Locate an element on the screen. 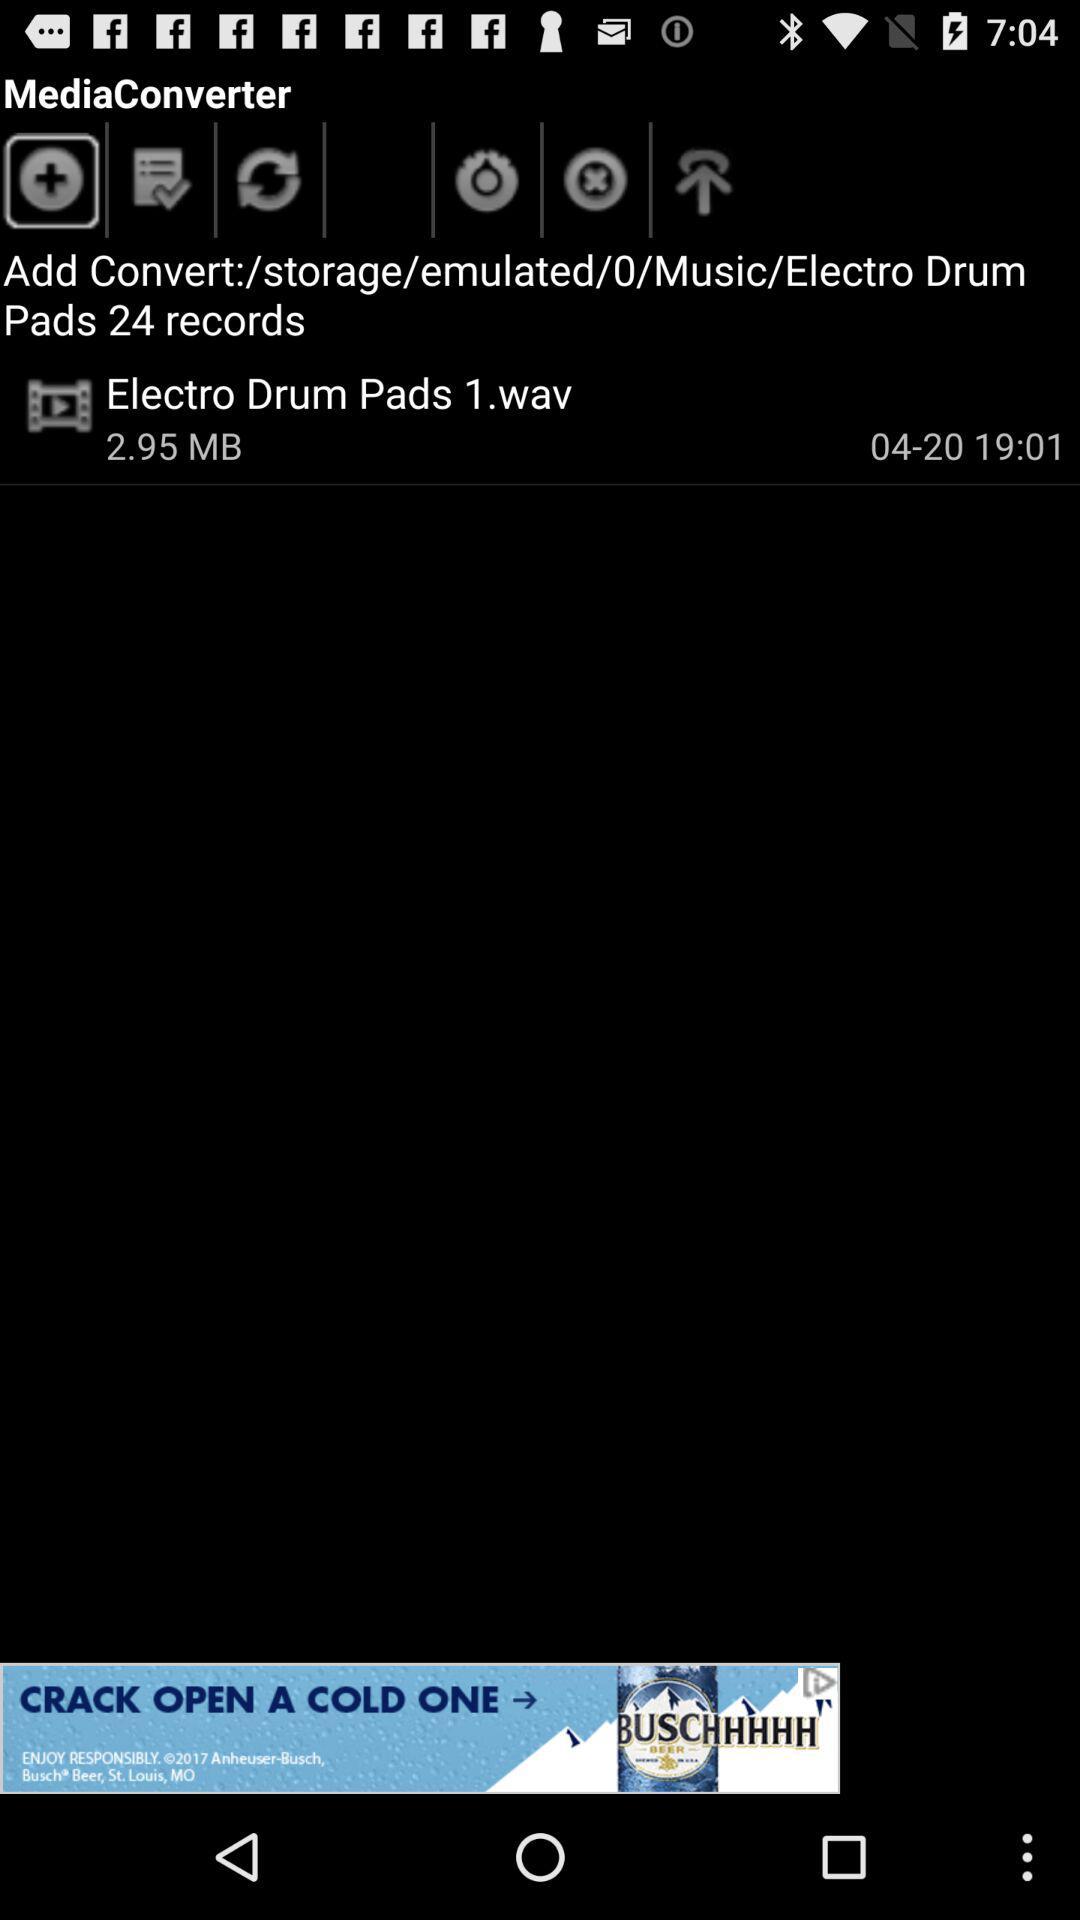 The width and height of the screenshot is (1080, 1920). data is located at coordinates (270, 185).